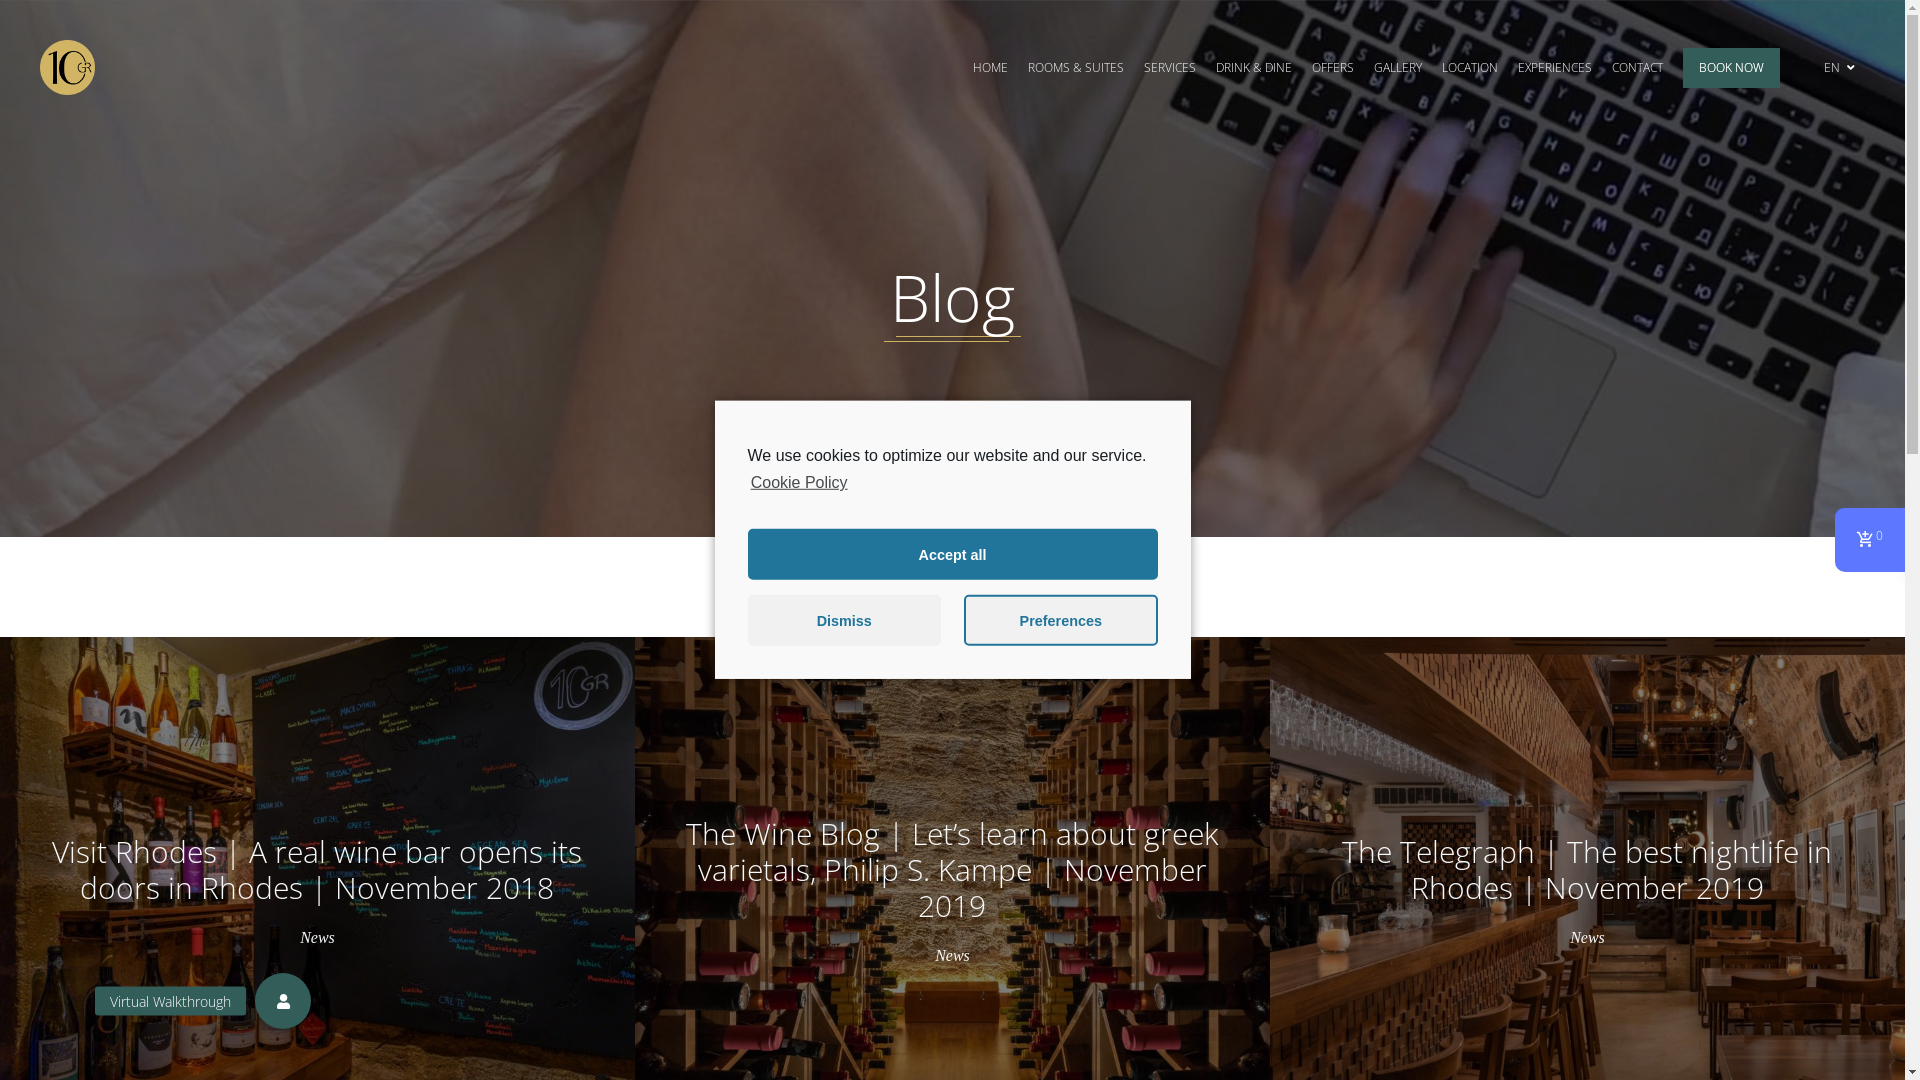  Describe the element at coordinates (796, 482) in the screenshot. I see `'Cookie Policy'` at that location.